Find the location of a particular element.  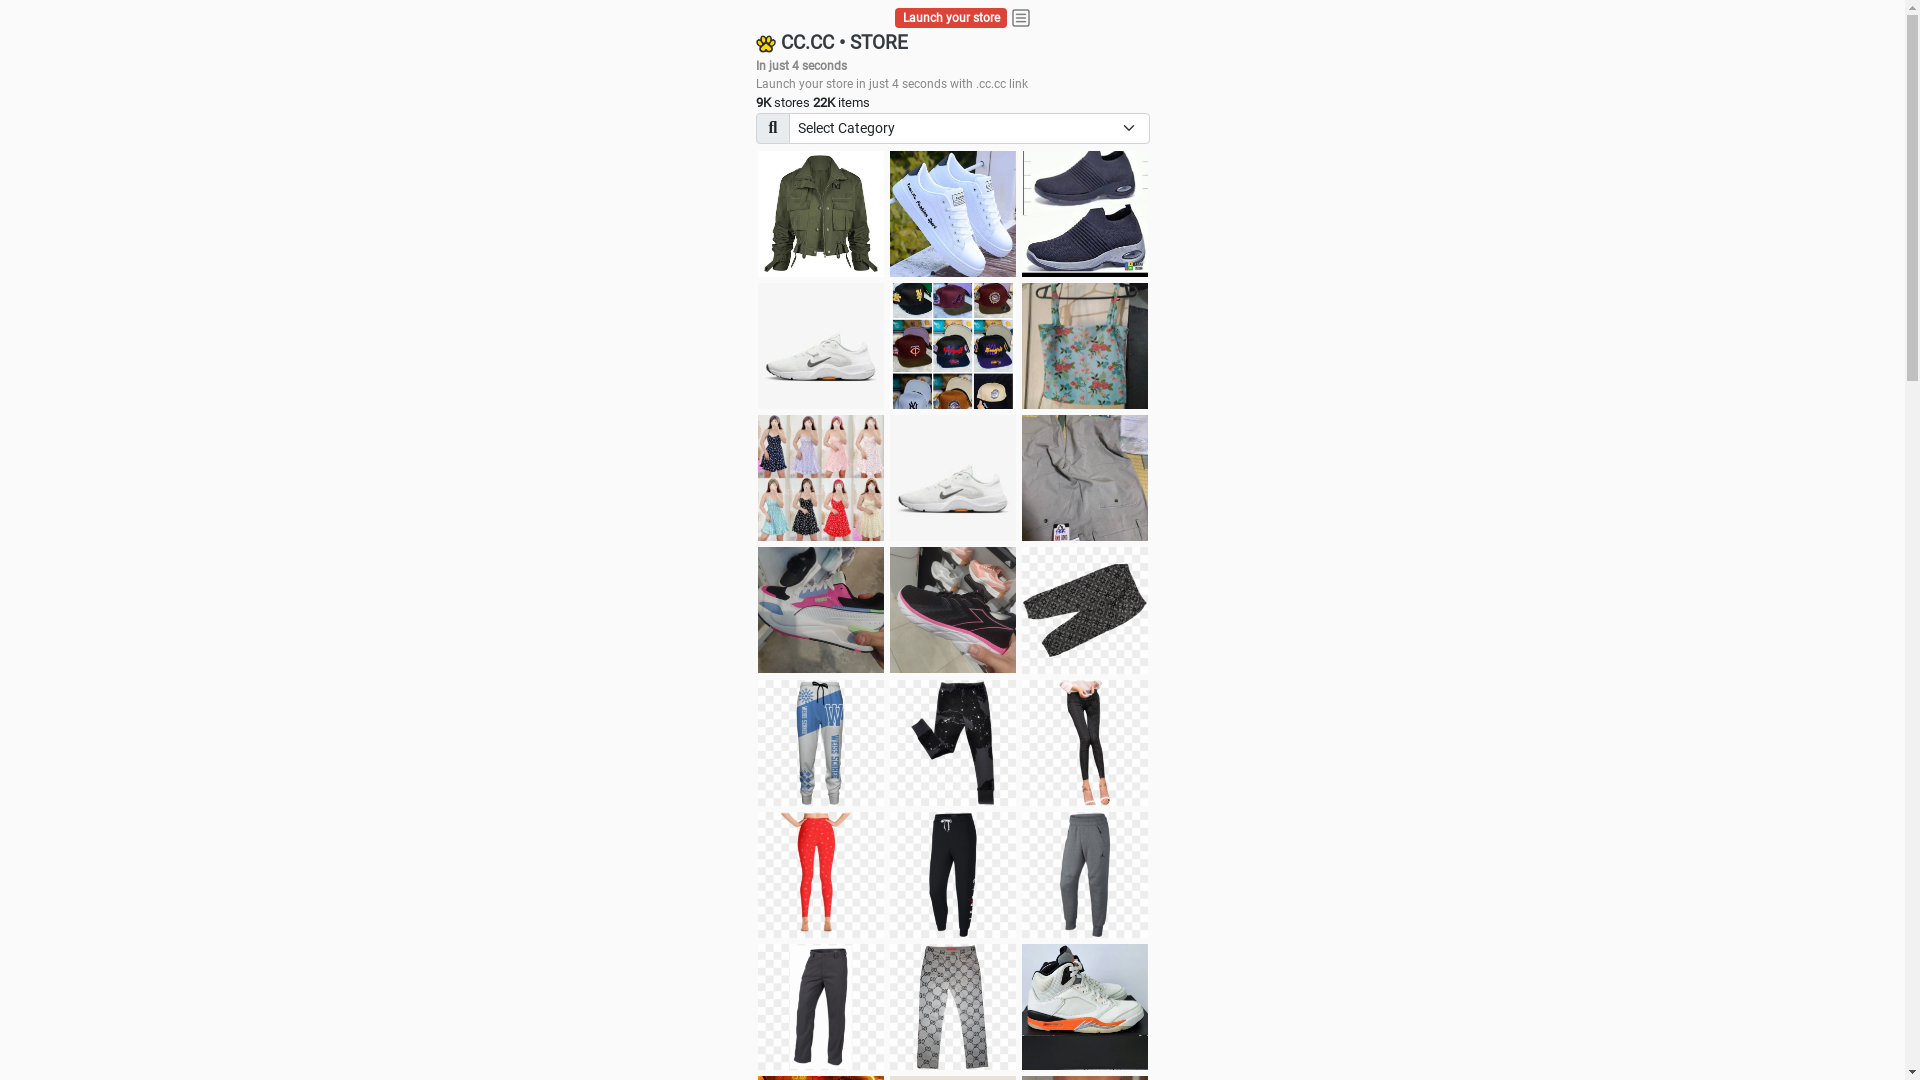

'Pant' is located at coordinates (888, 874).